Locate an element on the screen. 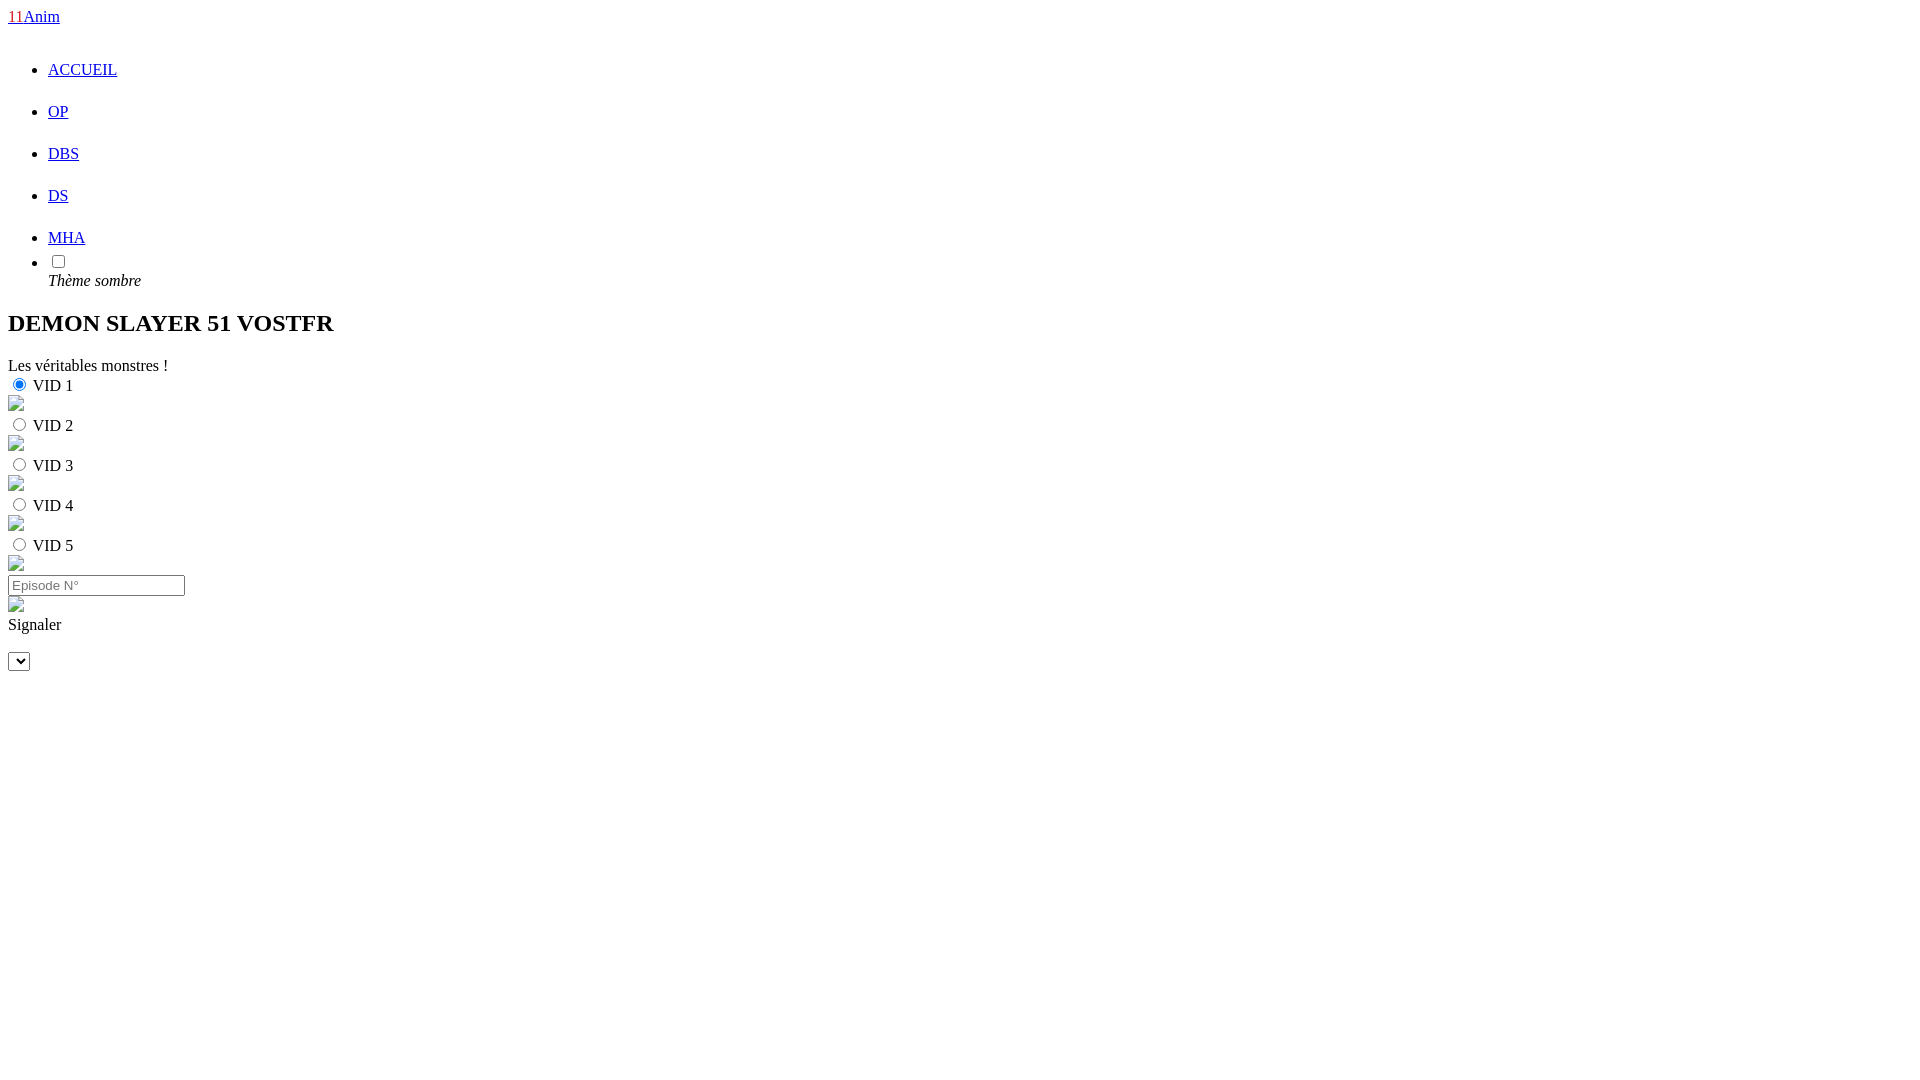 The image size is (1920, 1080). 'MHA' is located at coordinates (66, 236).